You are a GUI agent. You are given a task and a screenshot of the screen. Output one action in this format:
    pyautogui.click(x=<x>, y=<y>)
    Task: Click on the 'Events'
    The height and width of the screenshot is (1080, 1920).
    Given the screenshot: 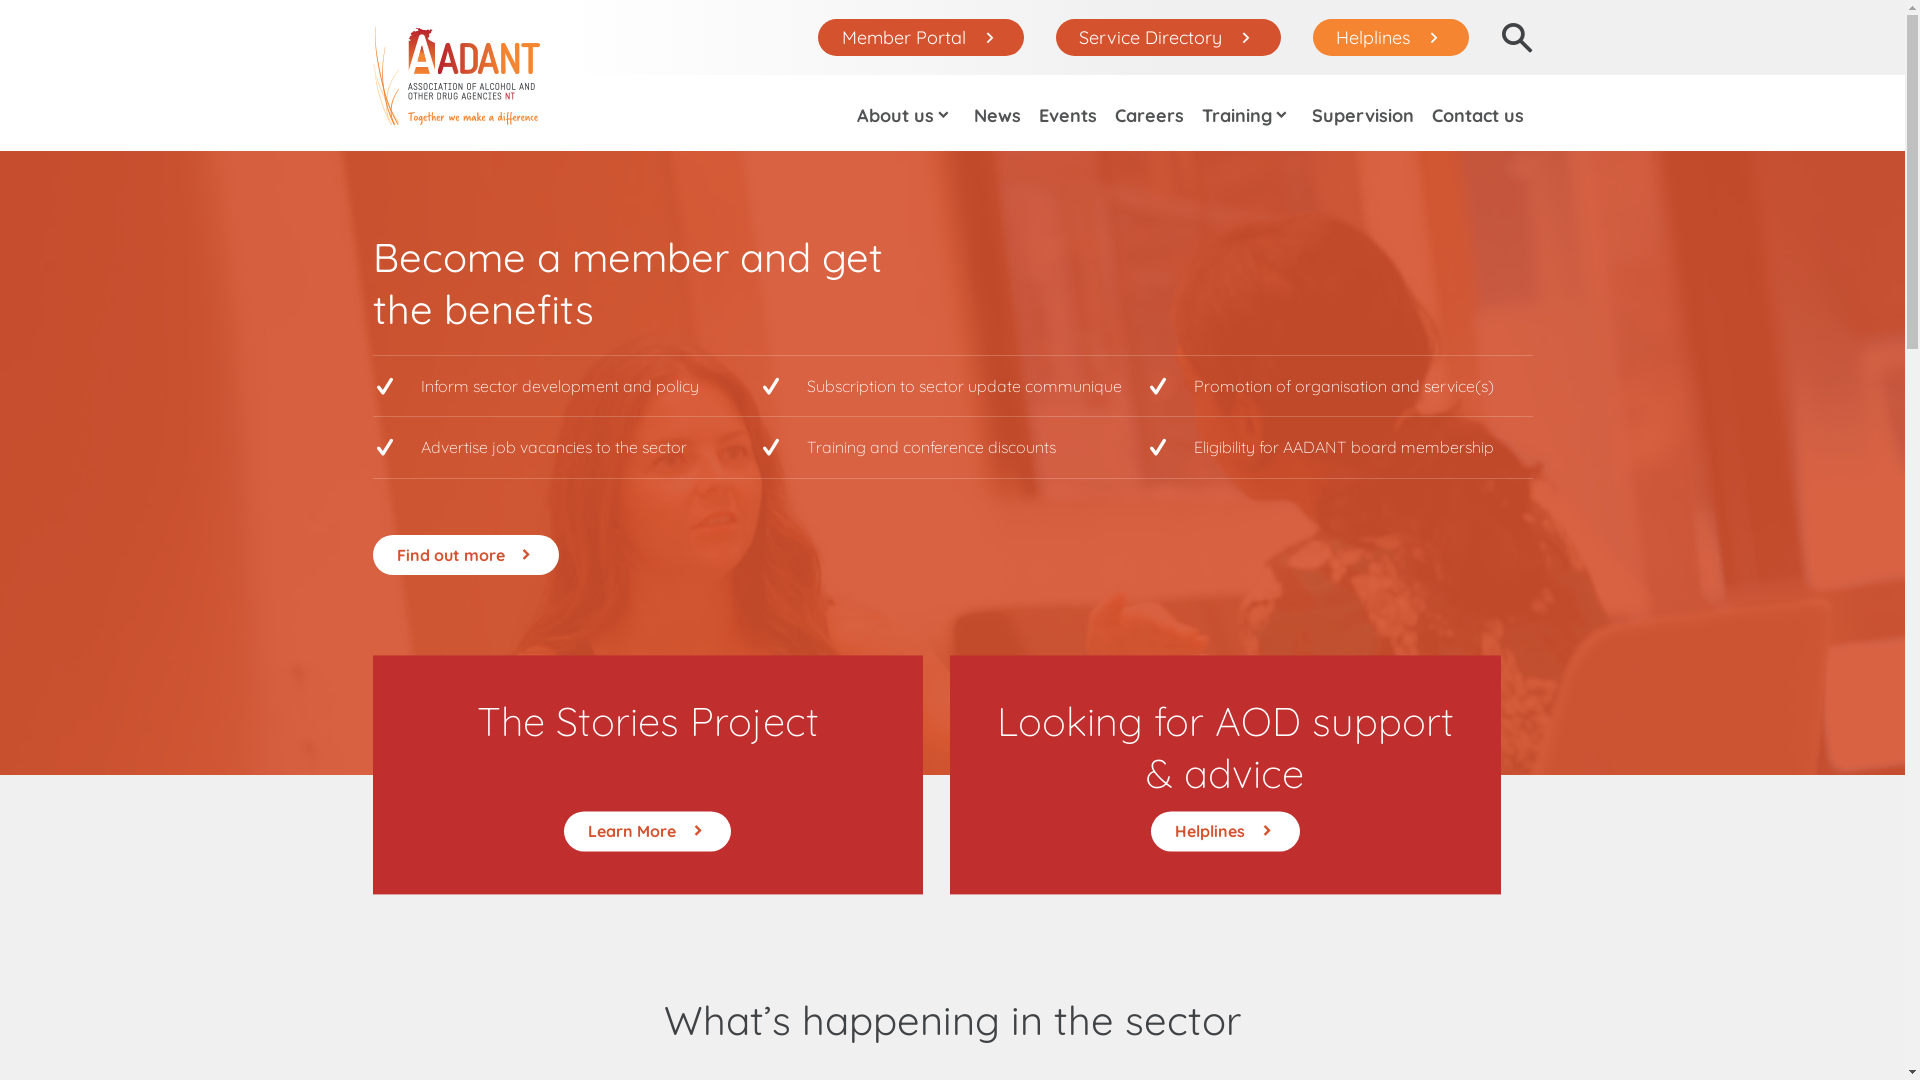 What is the action you would take?
    pyautogui.click(x=1067, y=114)
    